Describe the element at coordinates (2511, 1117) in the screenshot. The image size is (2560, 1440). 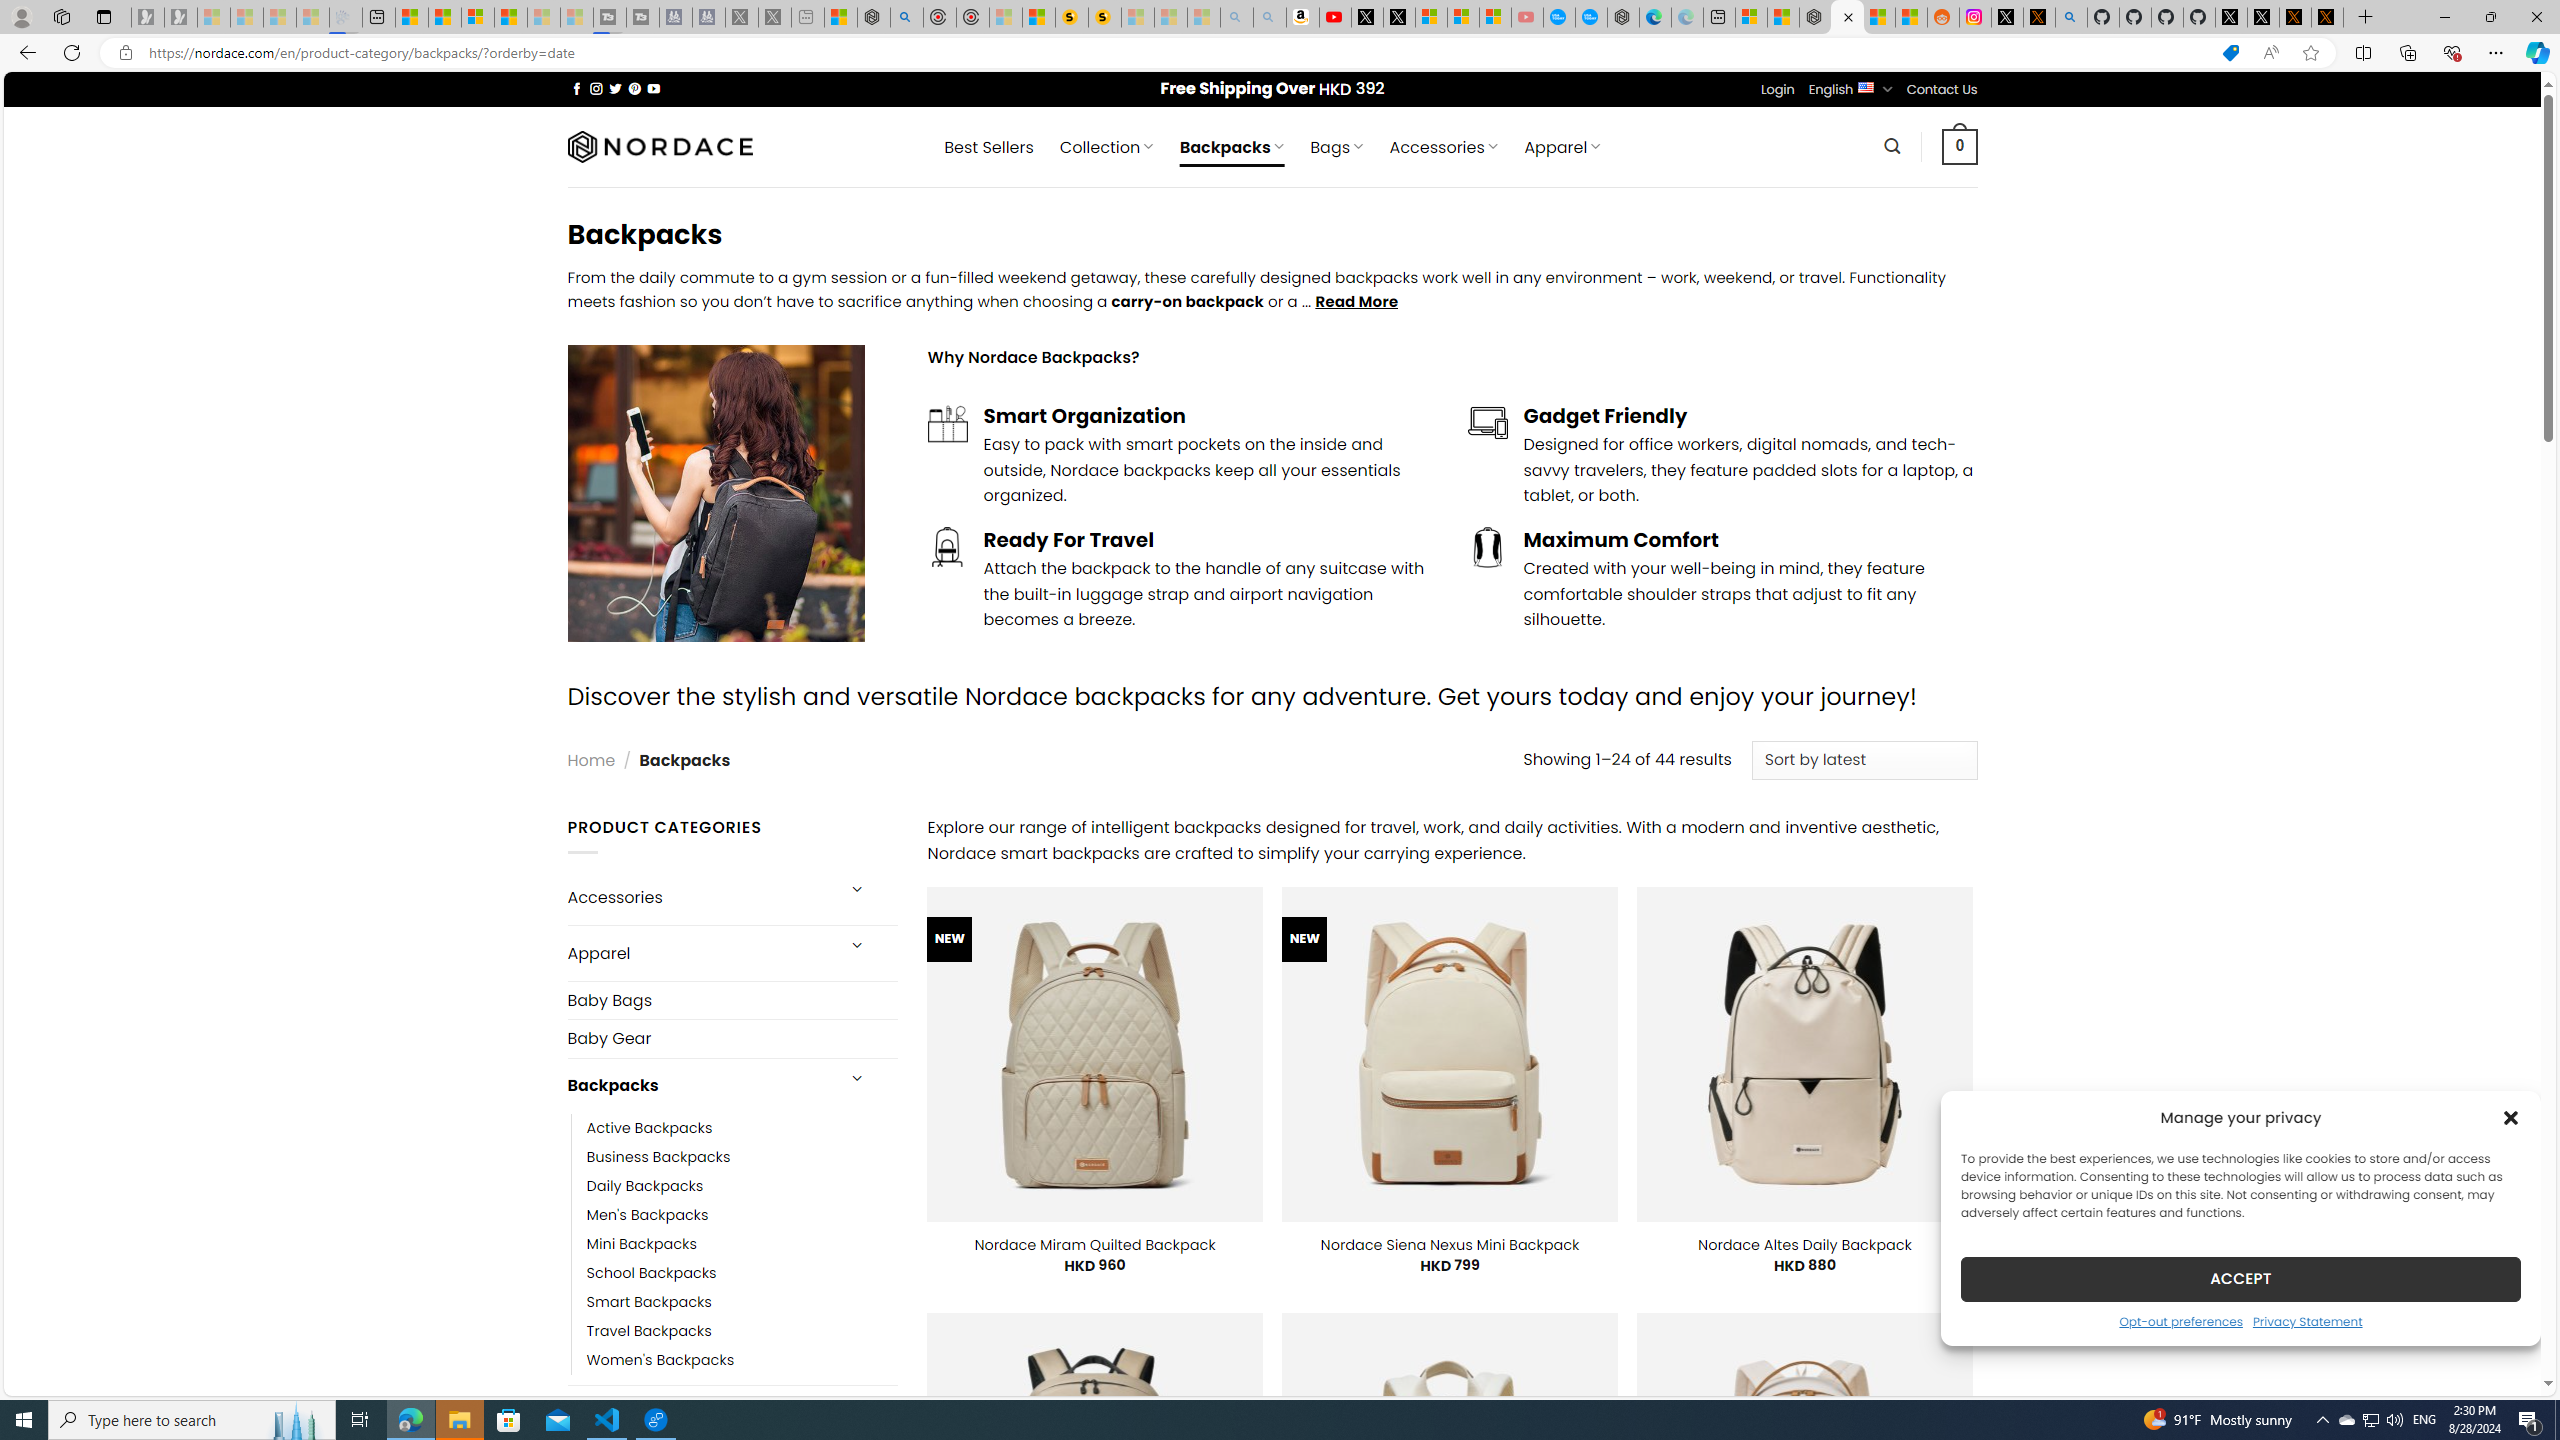
I see `'Class: cmplz-close'` at that location.